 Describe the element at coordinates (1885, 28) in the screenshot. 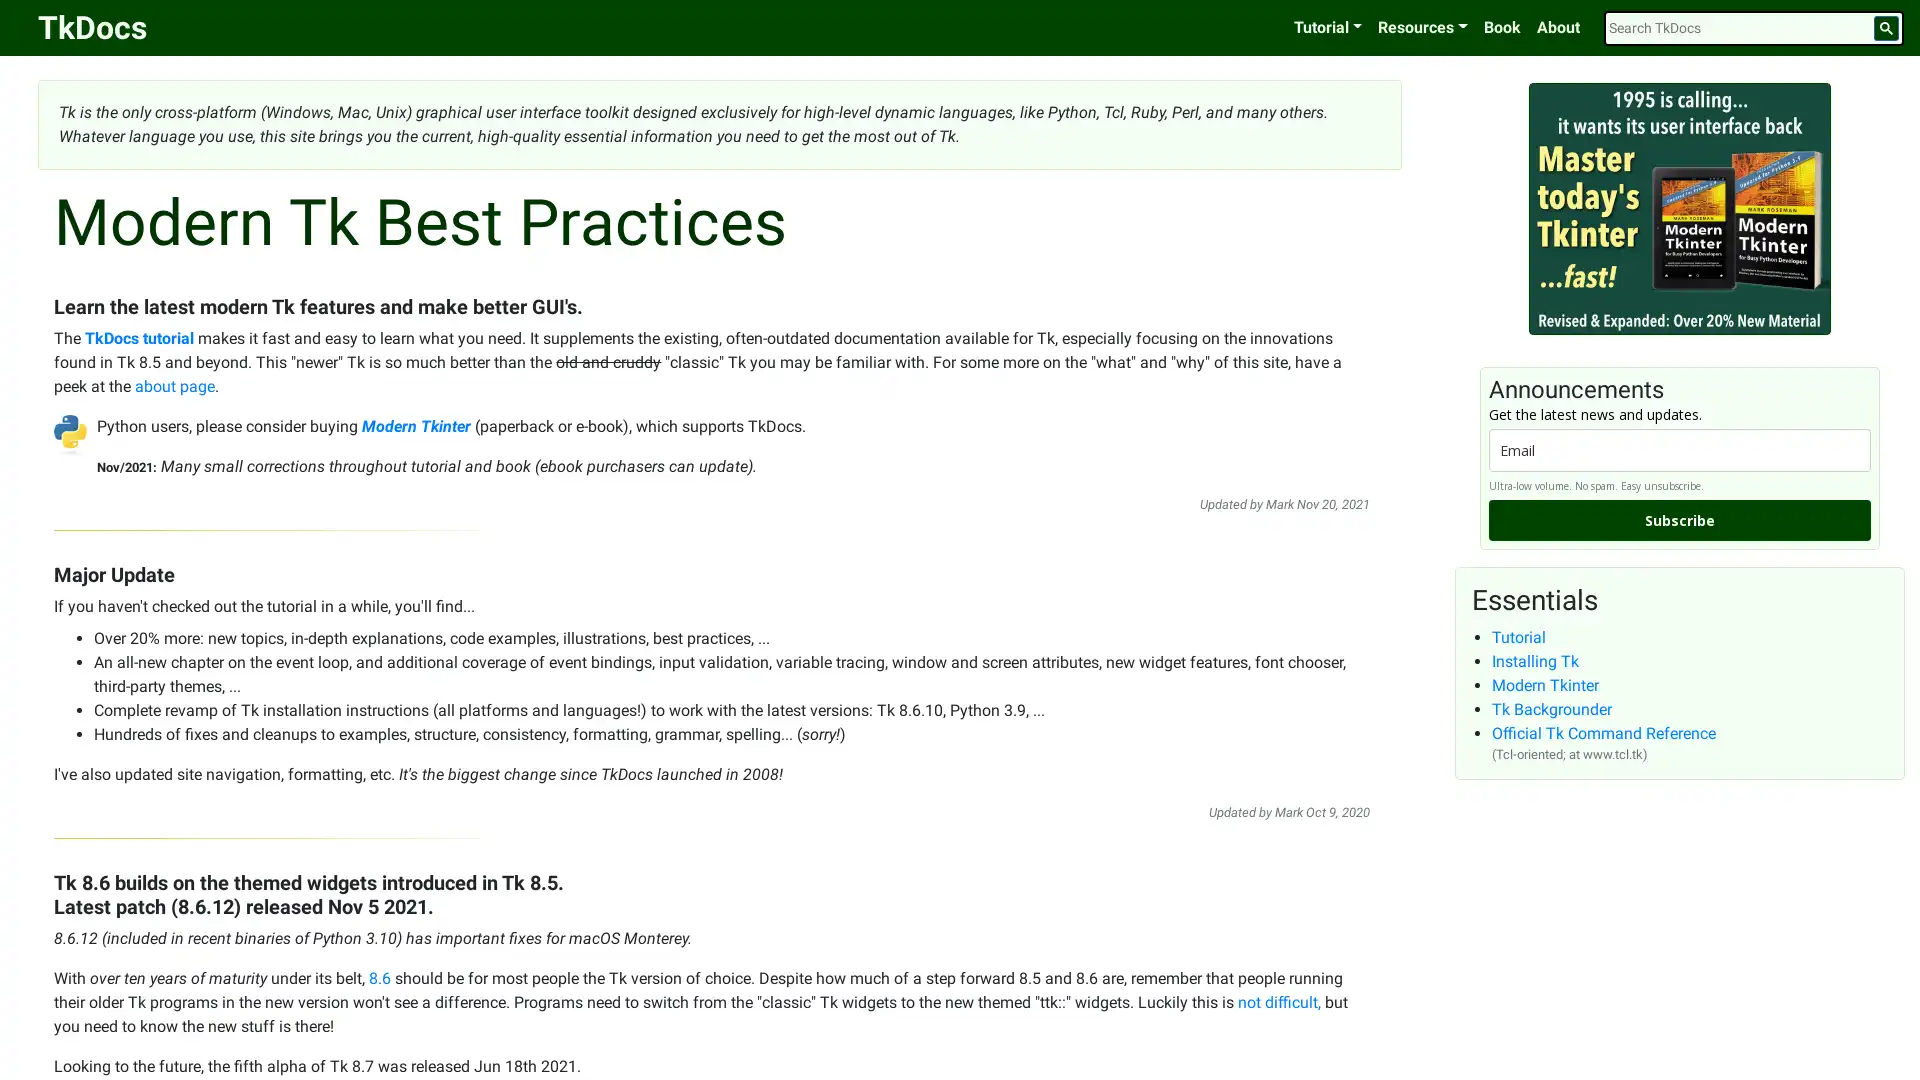

I see `search` at that location.